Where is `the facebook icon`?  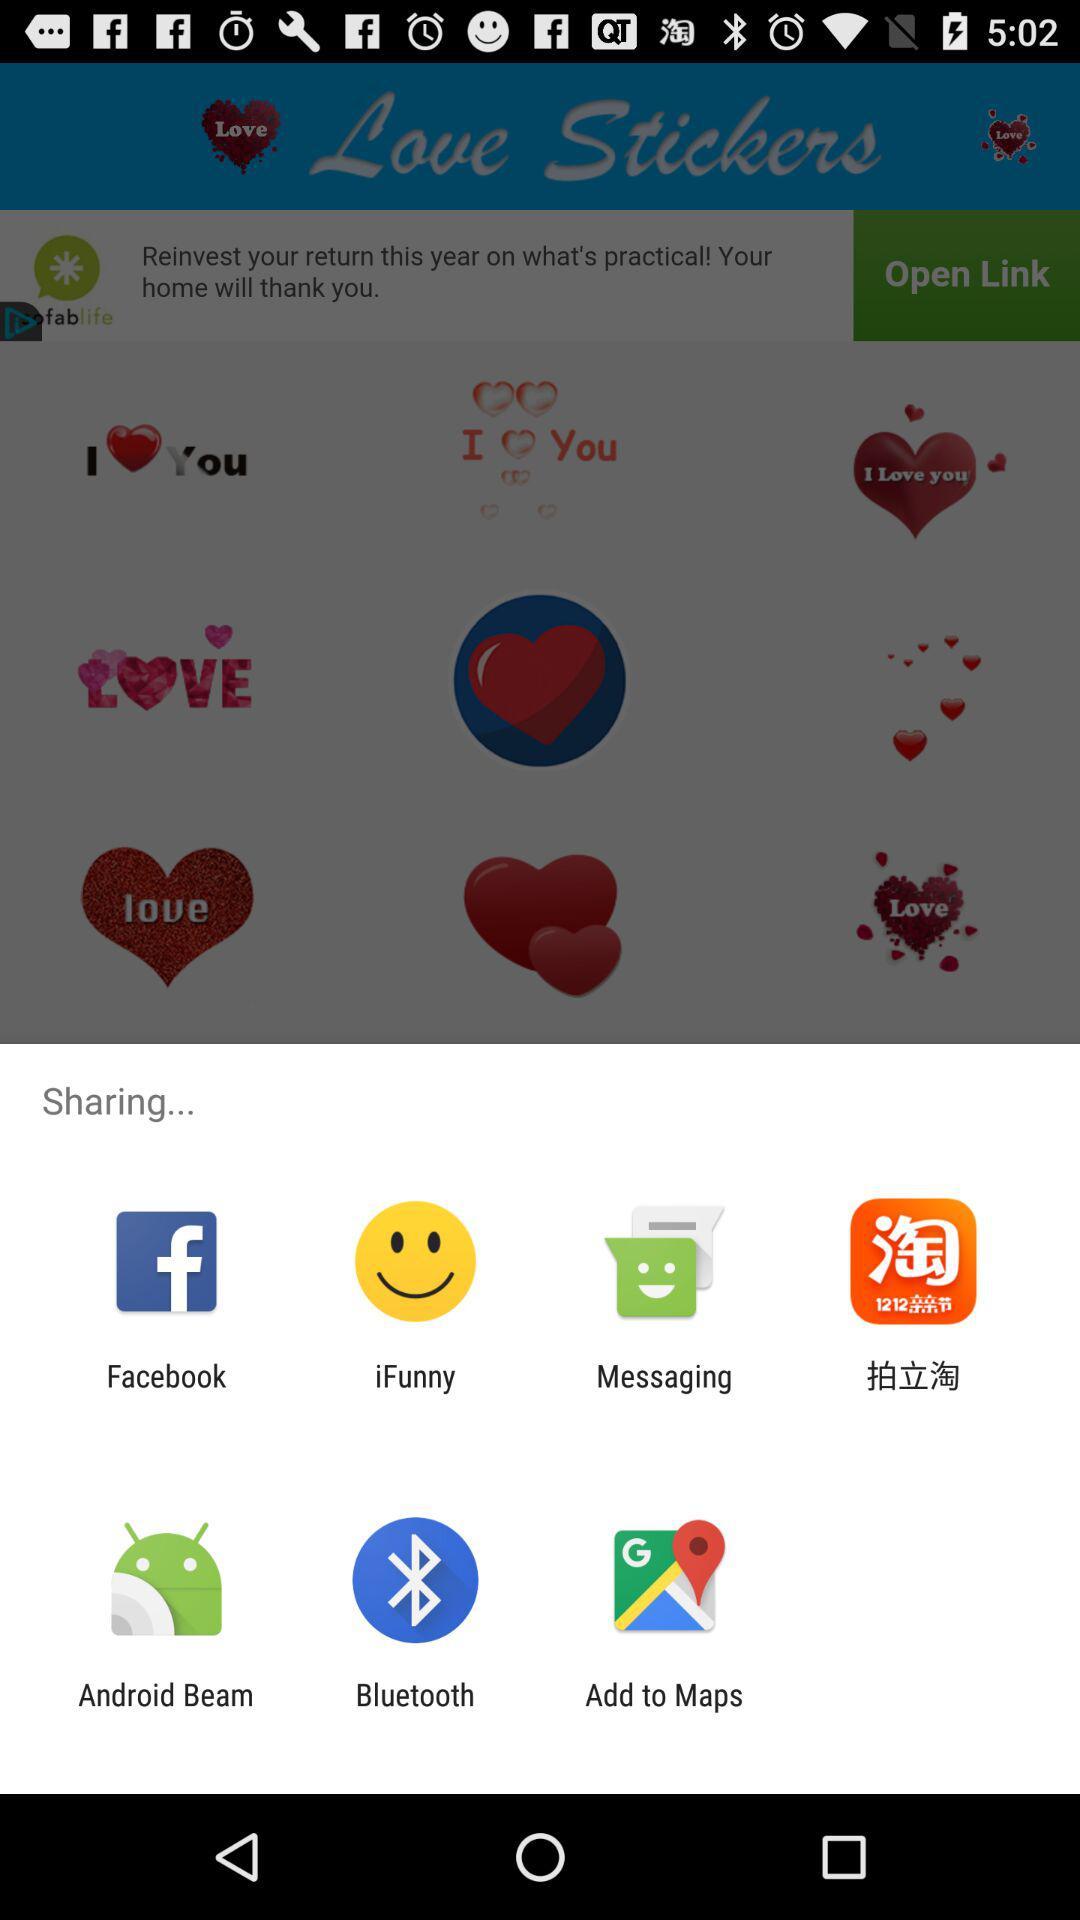
the facebook icon is located at coordinates (165, 1392).